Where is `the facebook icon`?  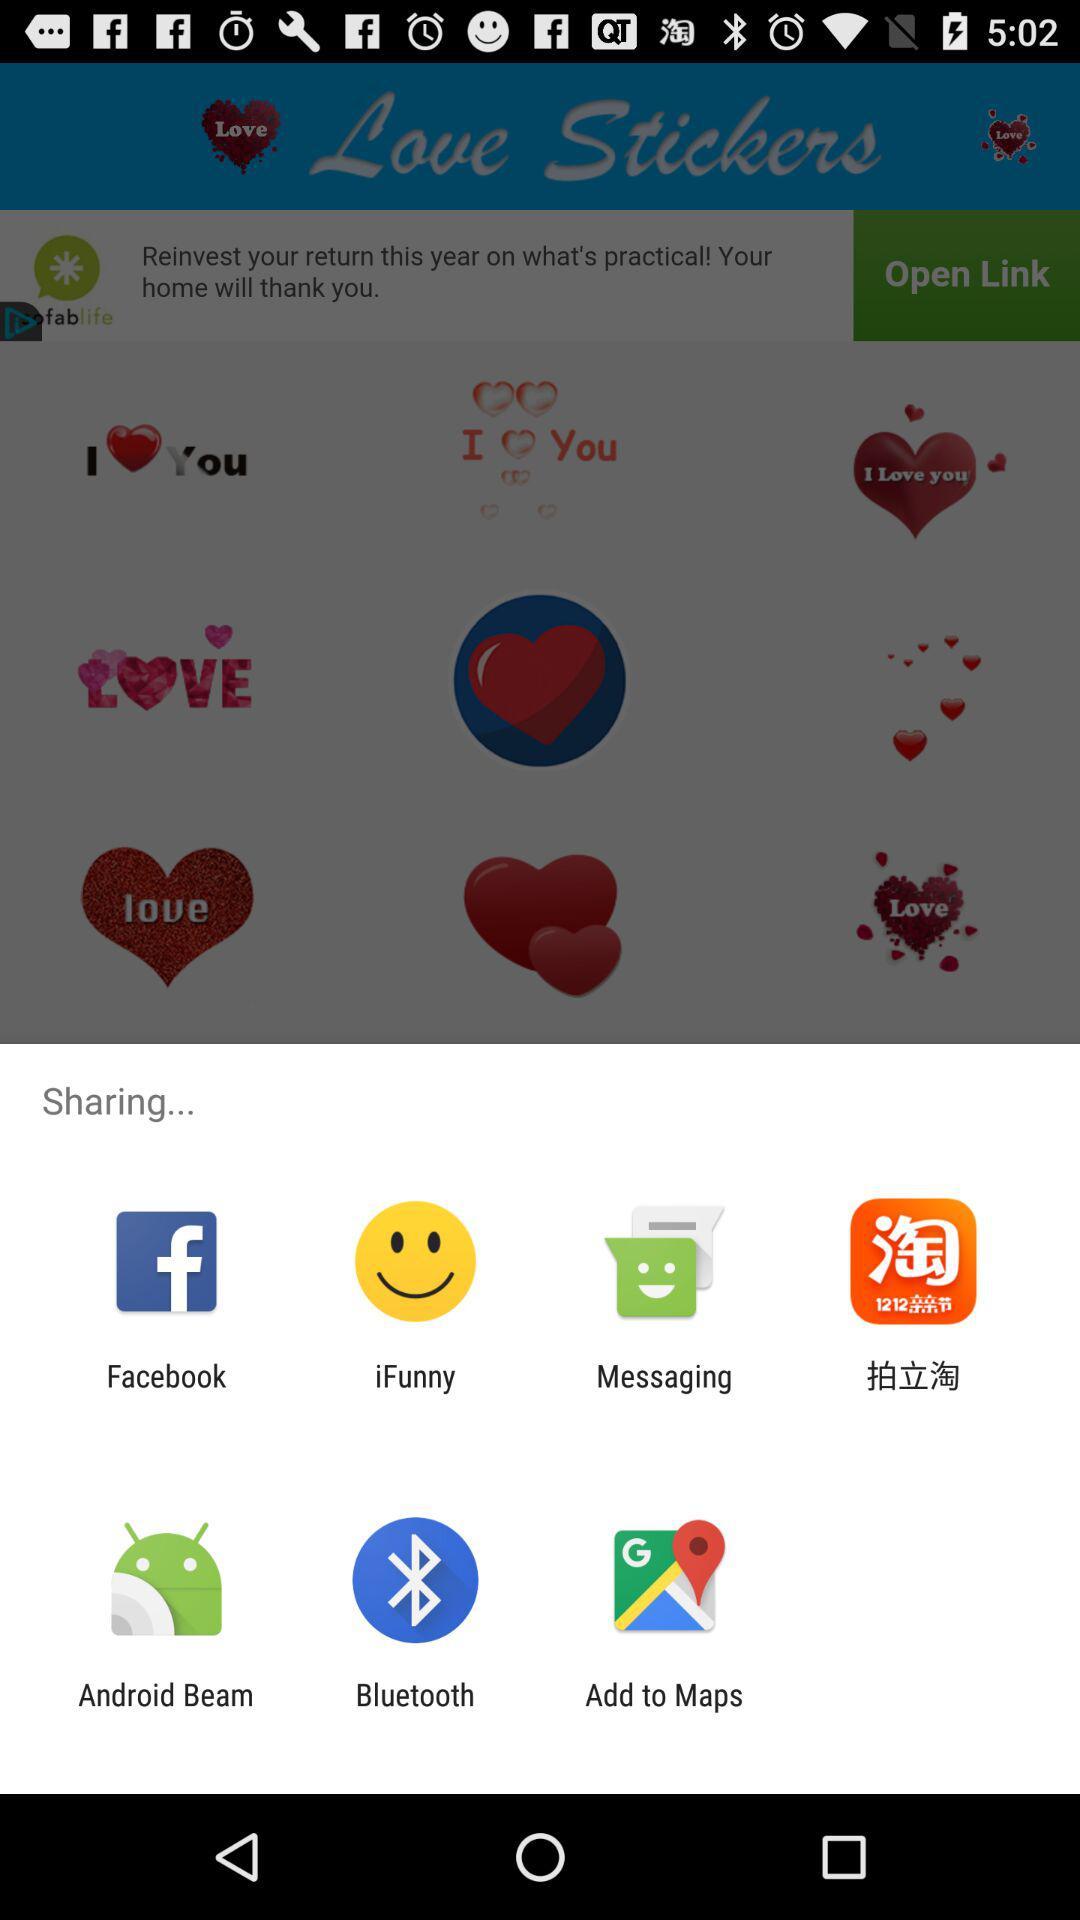
the facebook icon is located at coordinates (165, 1392).